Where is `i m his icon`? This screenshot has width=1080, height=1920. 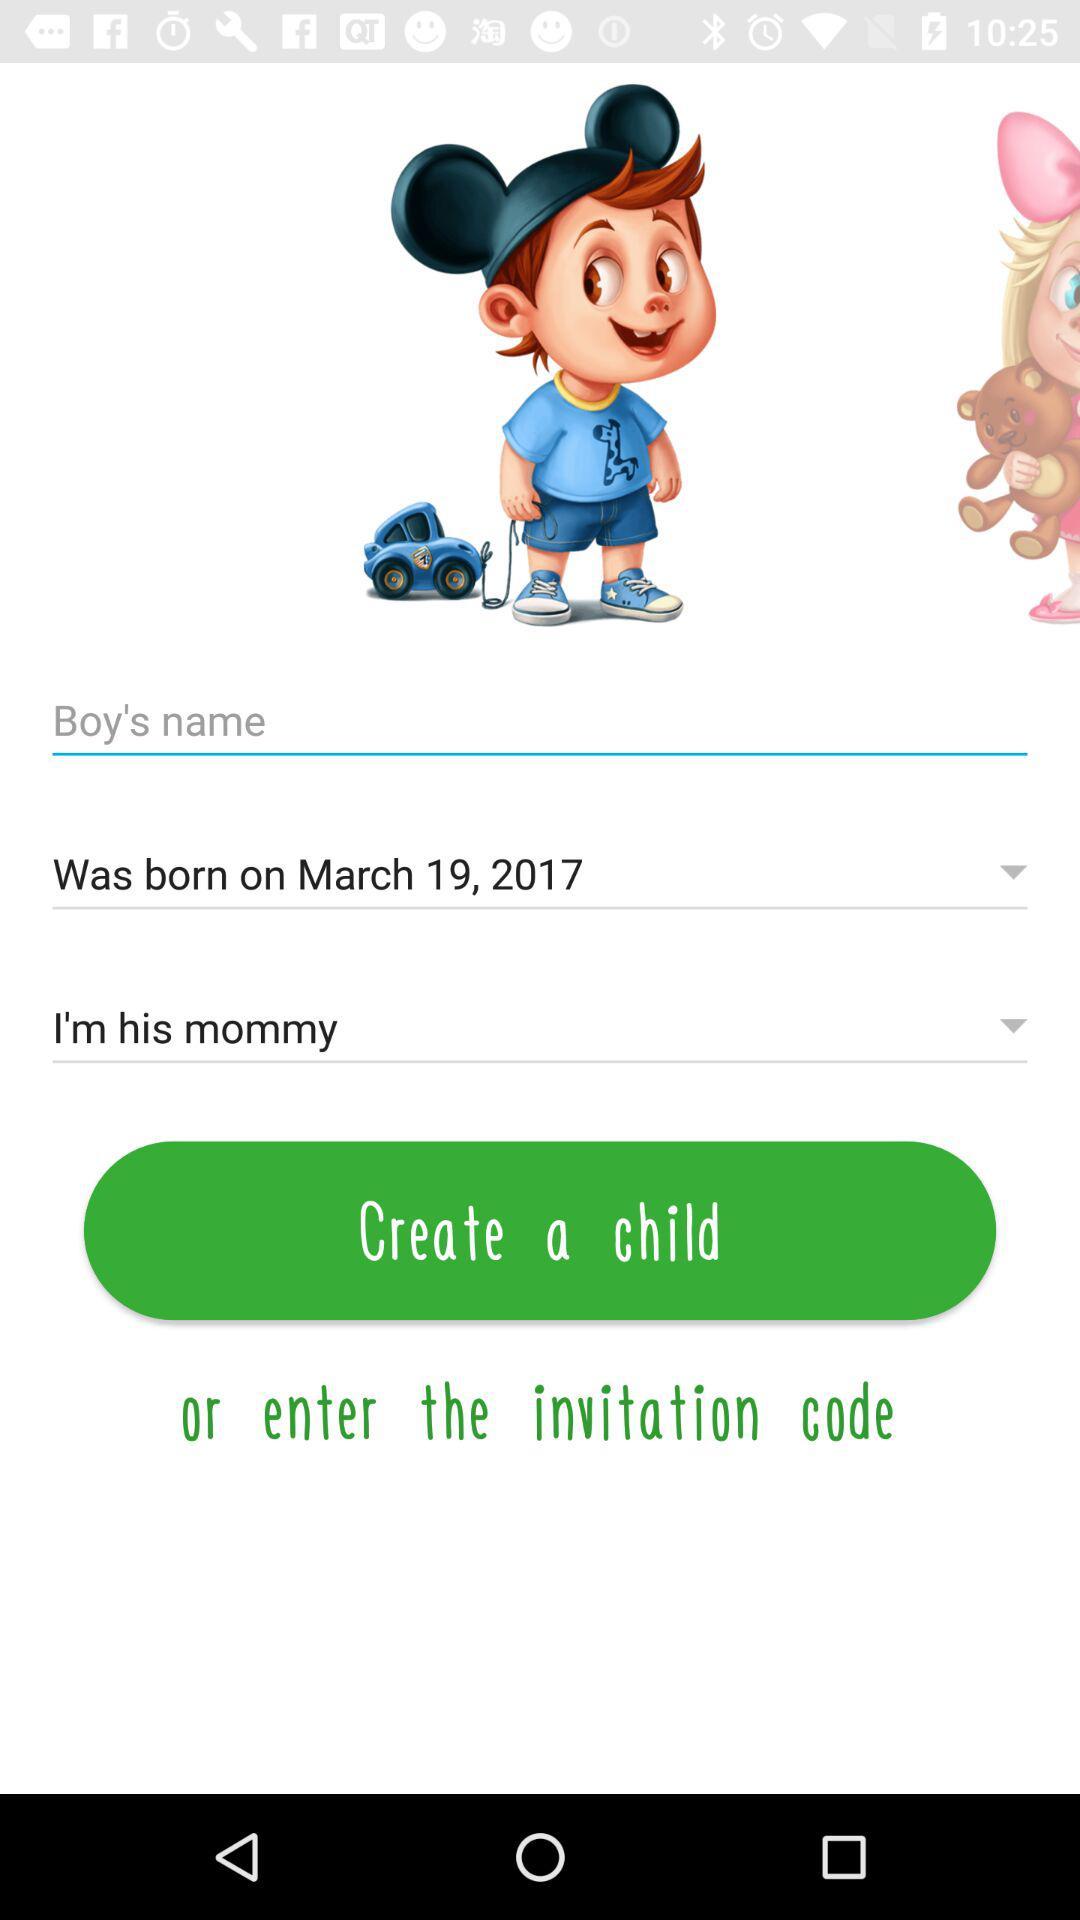 i m his icon is located at coordinates (540, 1027).